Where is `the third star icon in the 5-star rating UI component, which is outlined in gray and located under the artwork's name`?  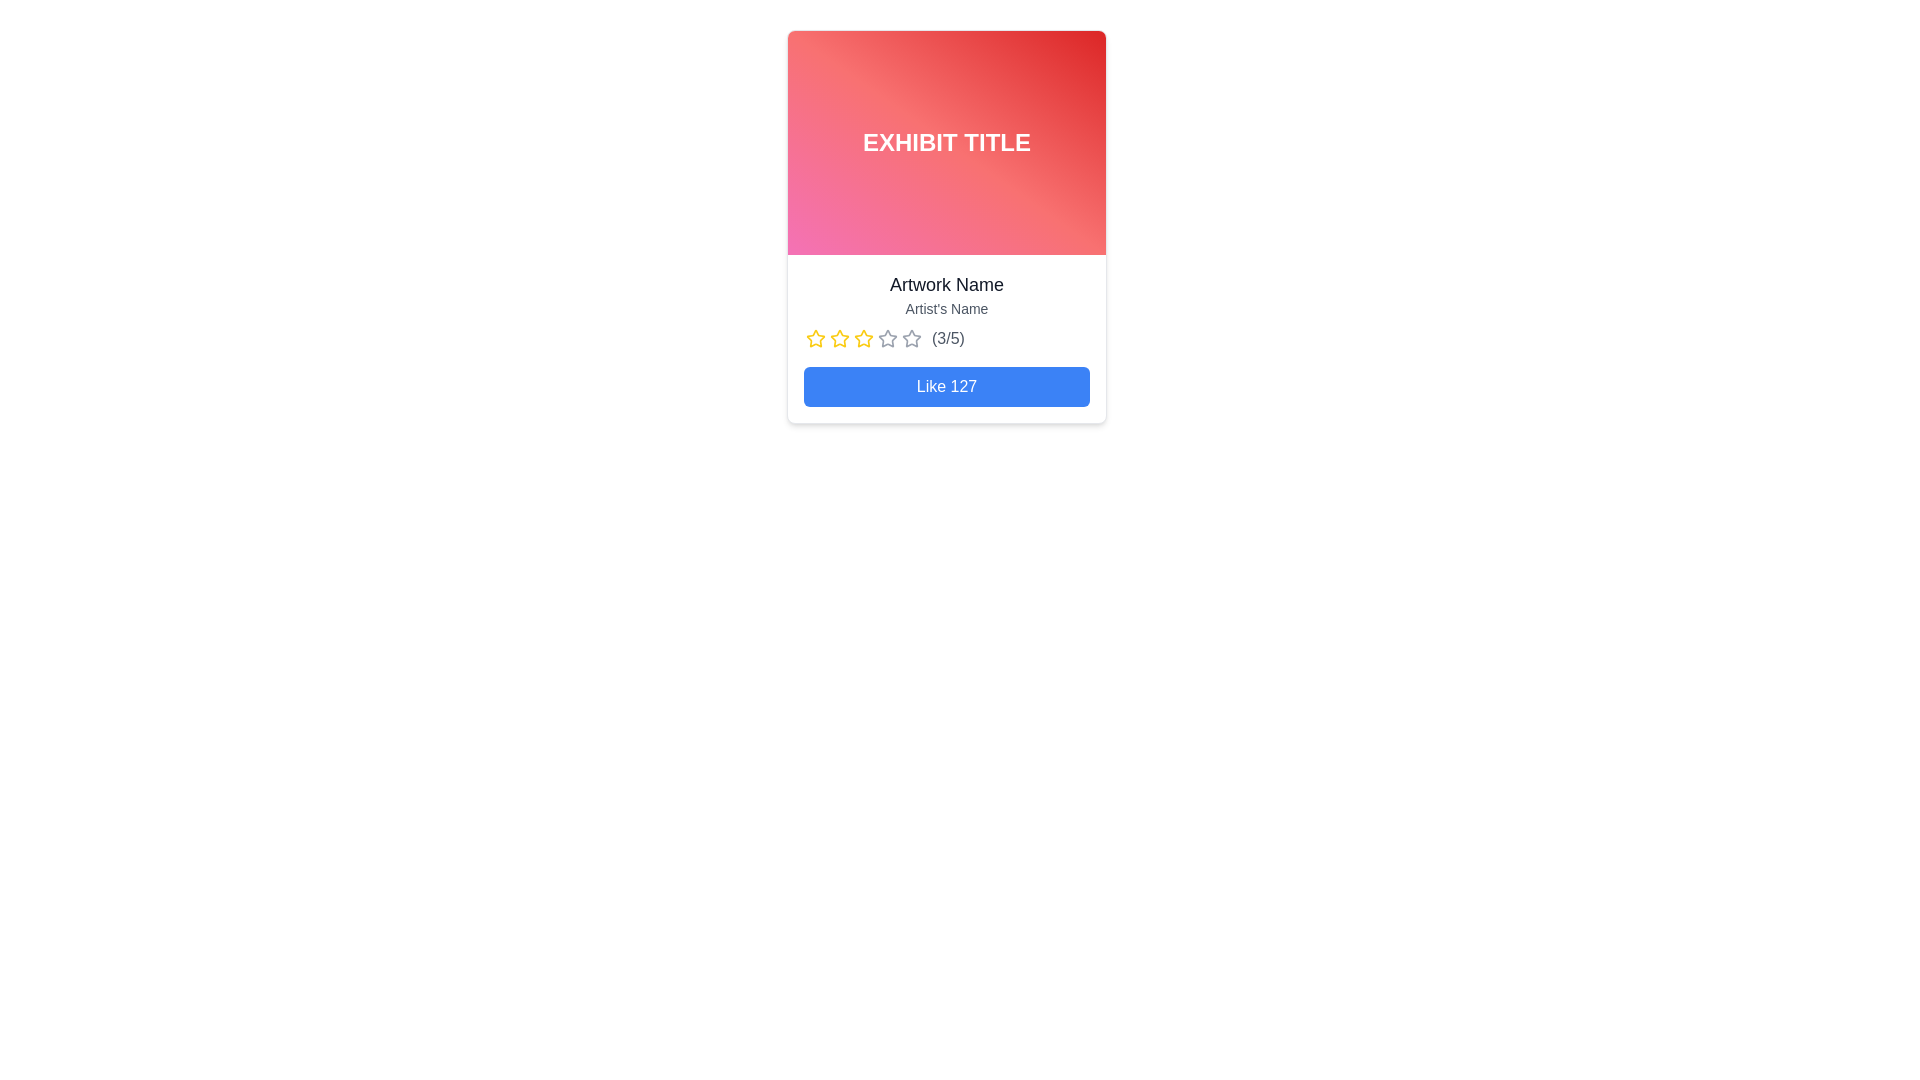 the third star icon in the 5-star rating UI component, which is outlined in gray and located under the artwork's name is located at coordinates (887, 337).